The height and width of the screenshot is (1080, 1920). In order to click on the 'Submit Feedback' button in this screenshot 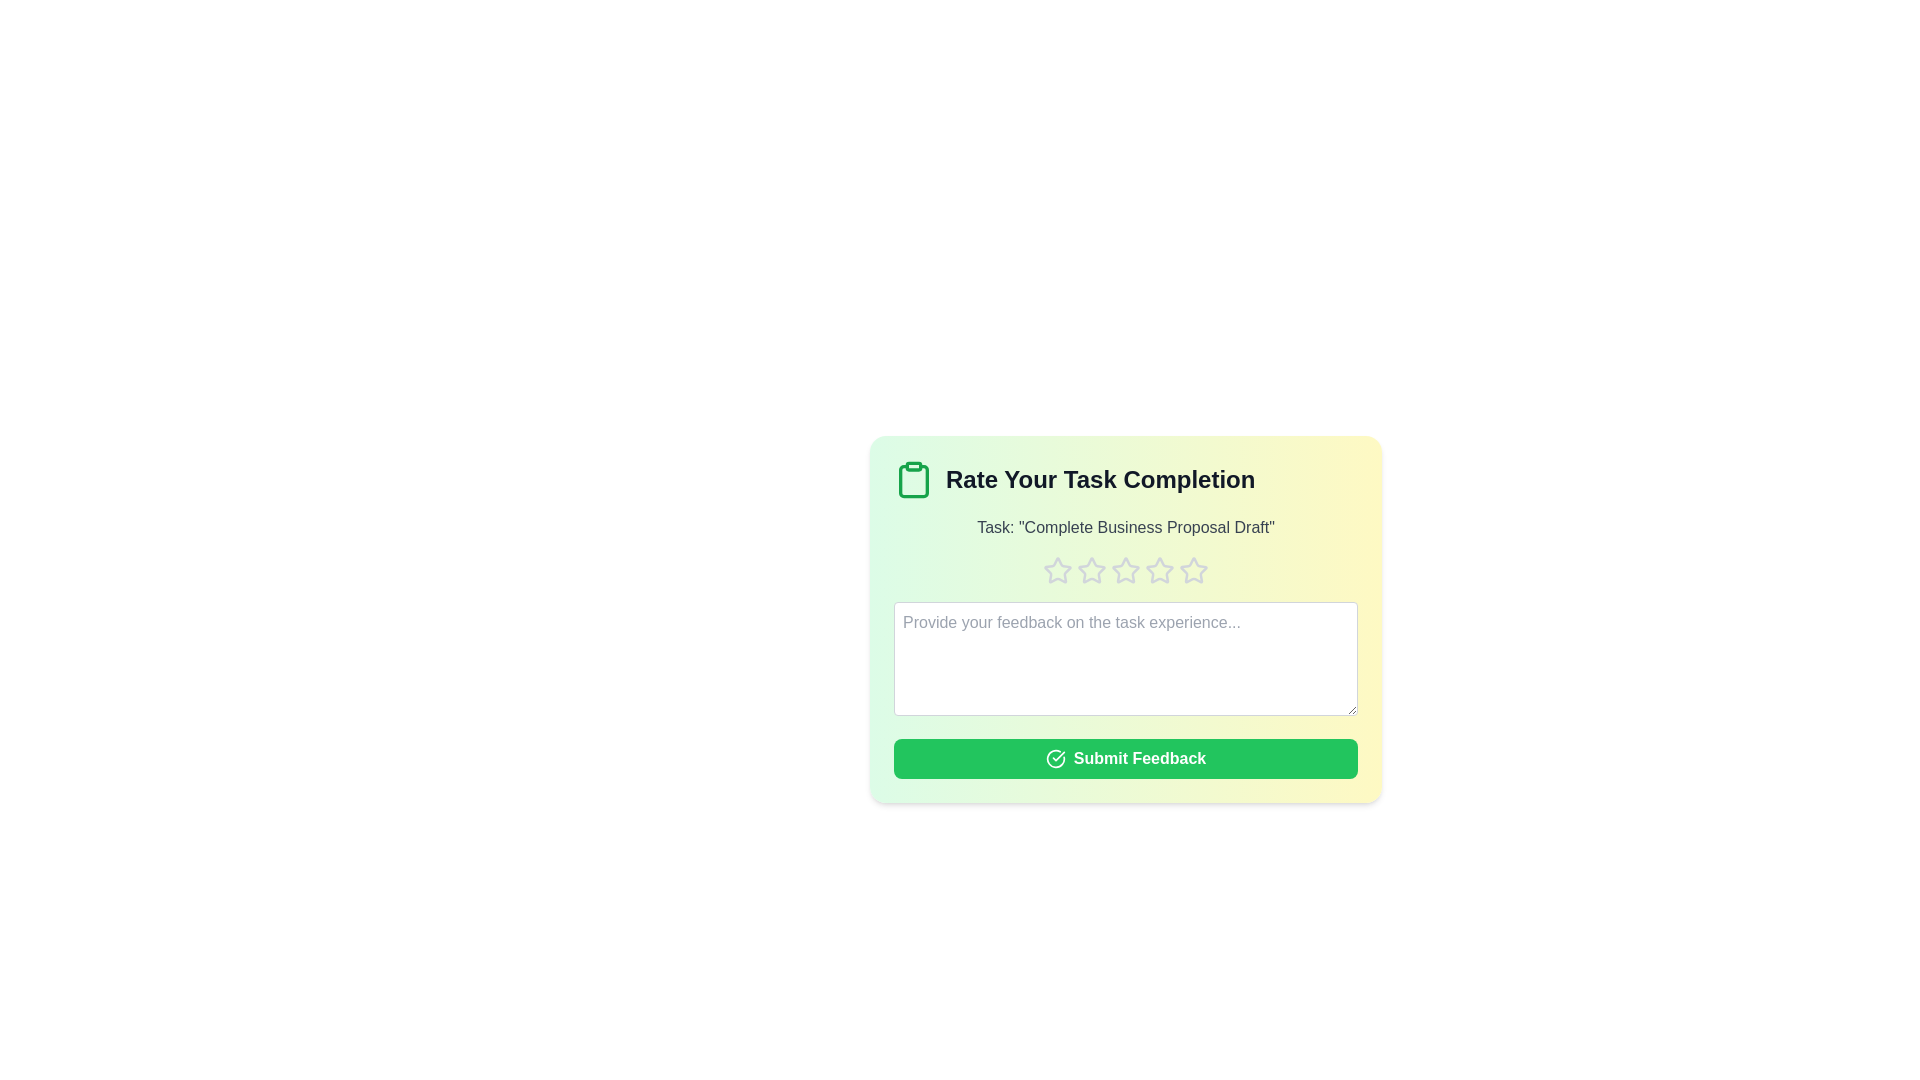, I will do `click(1126, 759)`.